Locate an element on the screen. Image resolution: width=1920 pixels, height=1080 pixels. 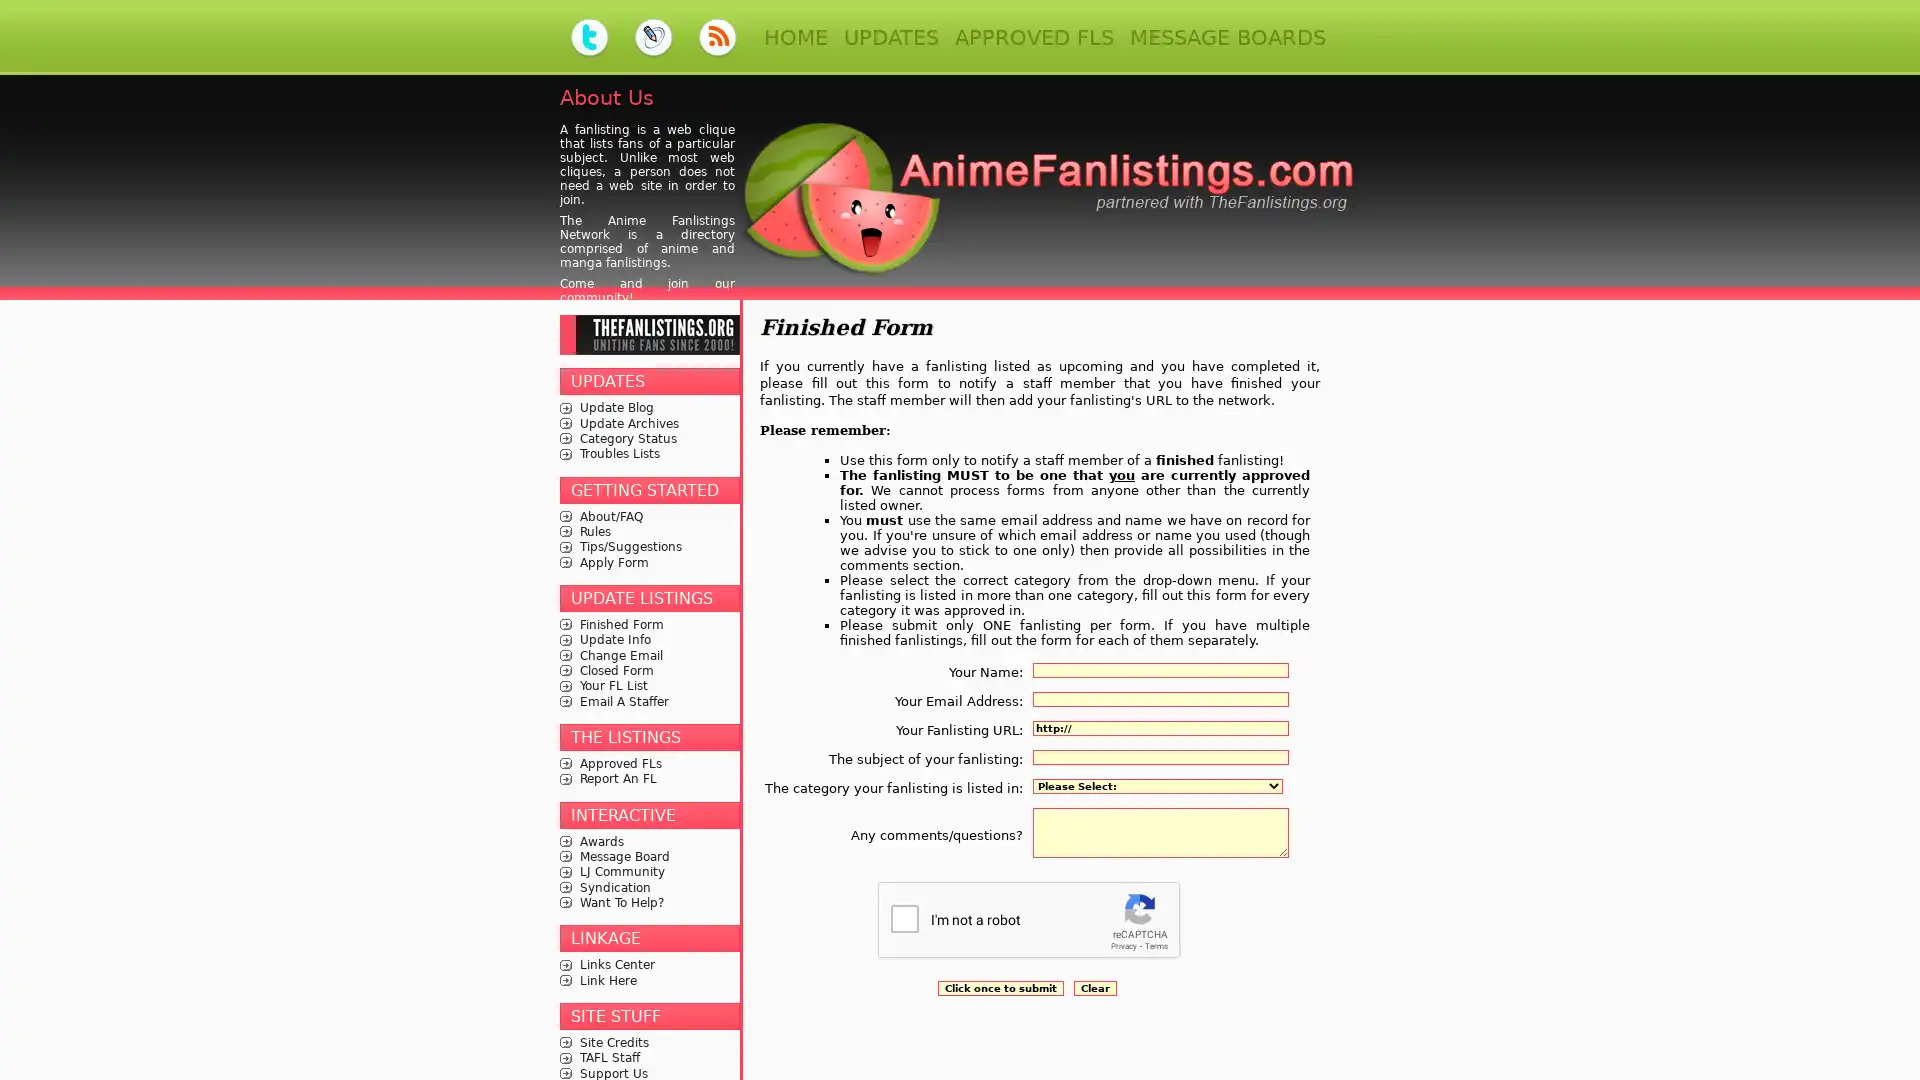
Click once to submit is located at coordinates (999, 987).